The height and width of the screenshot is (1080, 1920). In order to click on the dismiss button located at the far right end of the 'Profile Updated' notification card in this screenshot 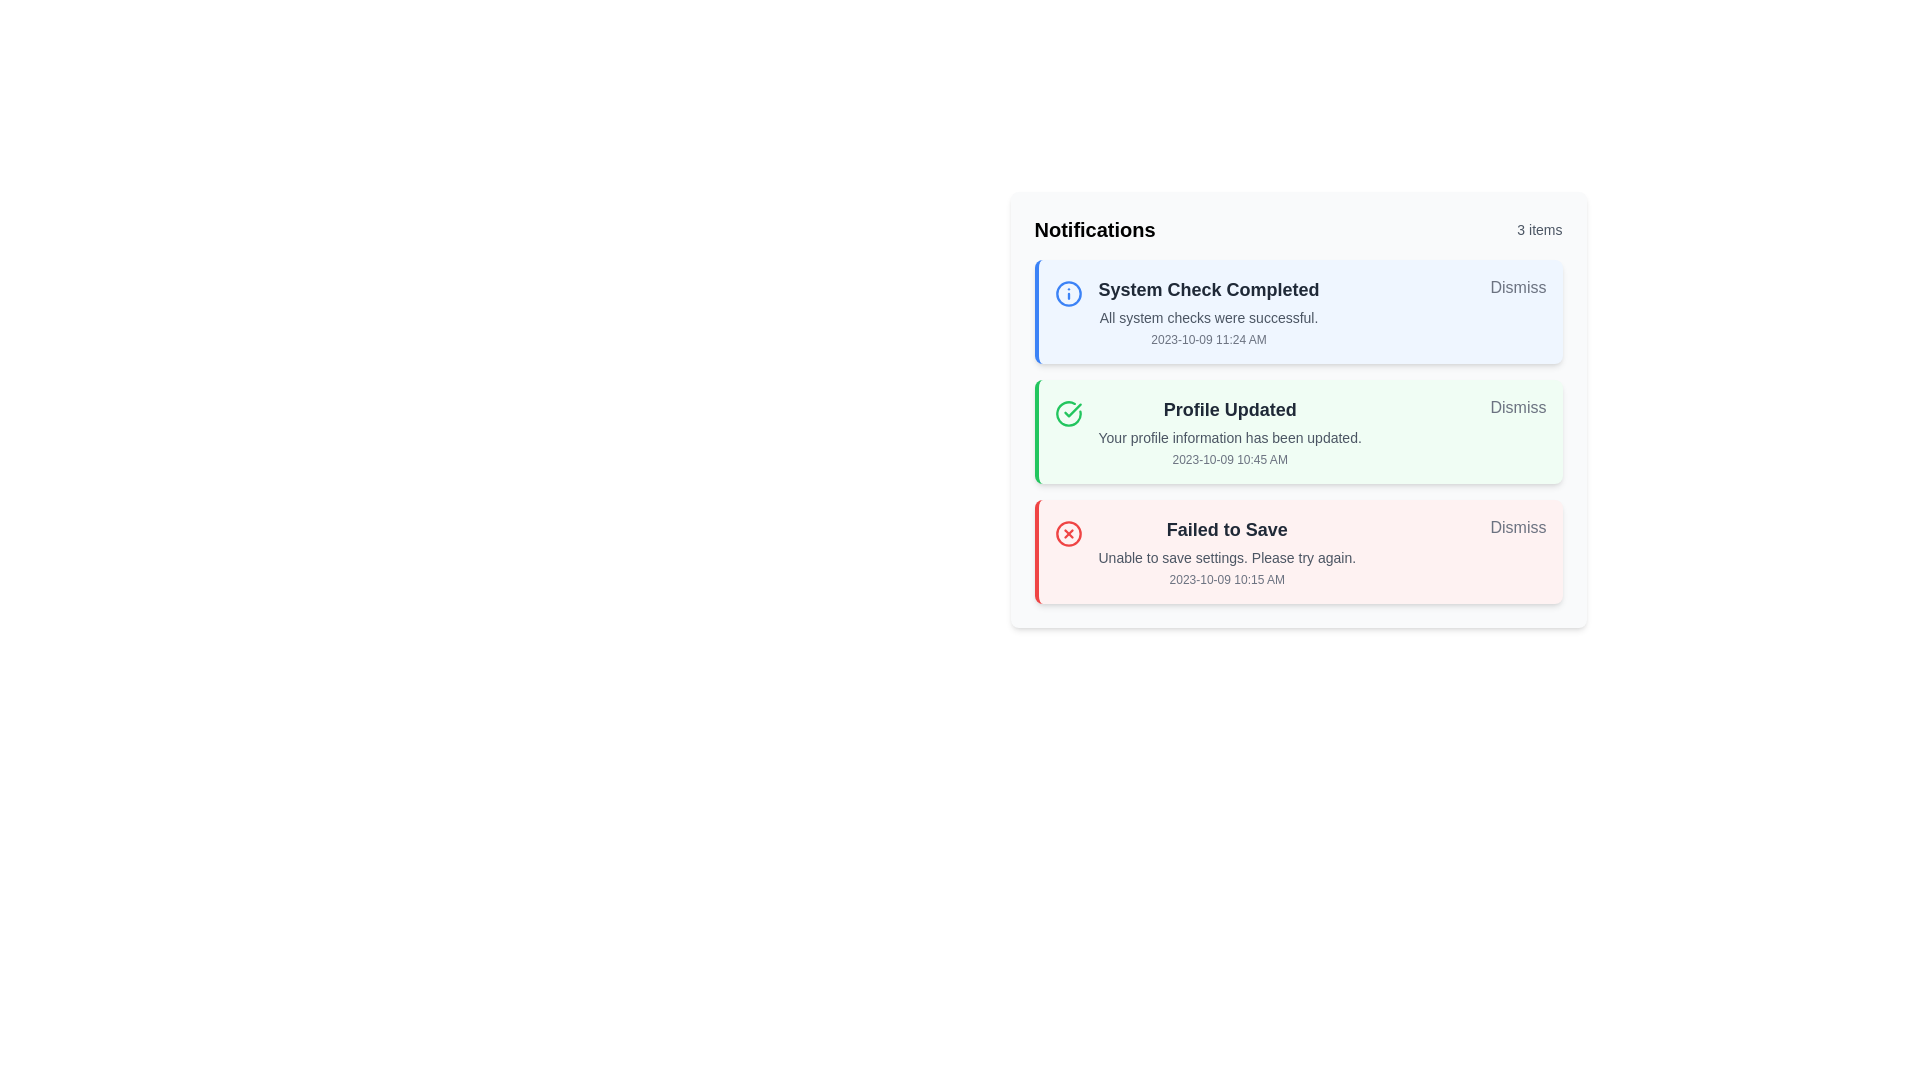, I will do `click(1518, 407)`.